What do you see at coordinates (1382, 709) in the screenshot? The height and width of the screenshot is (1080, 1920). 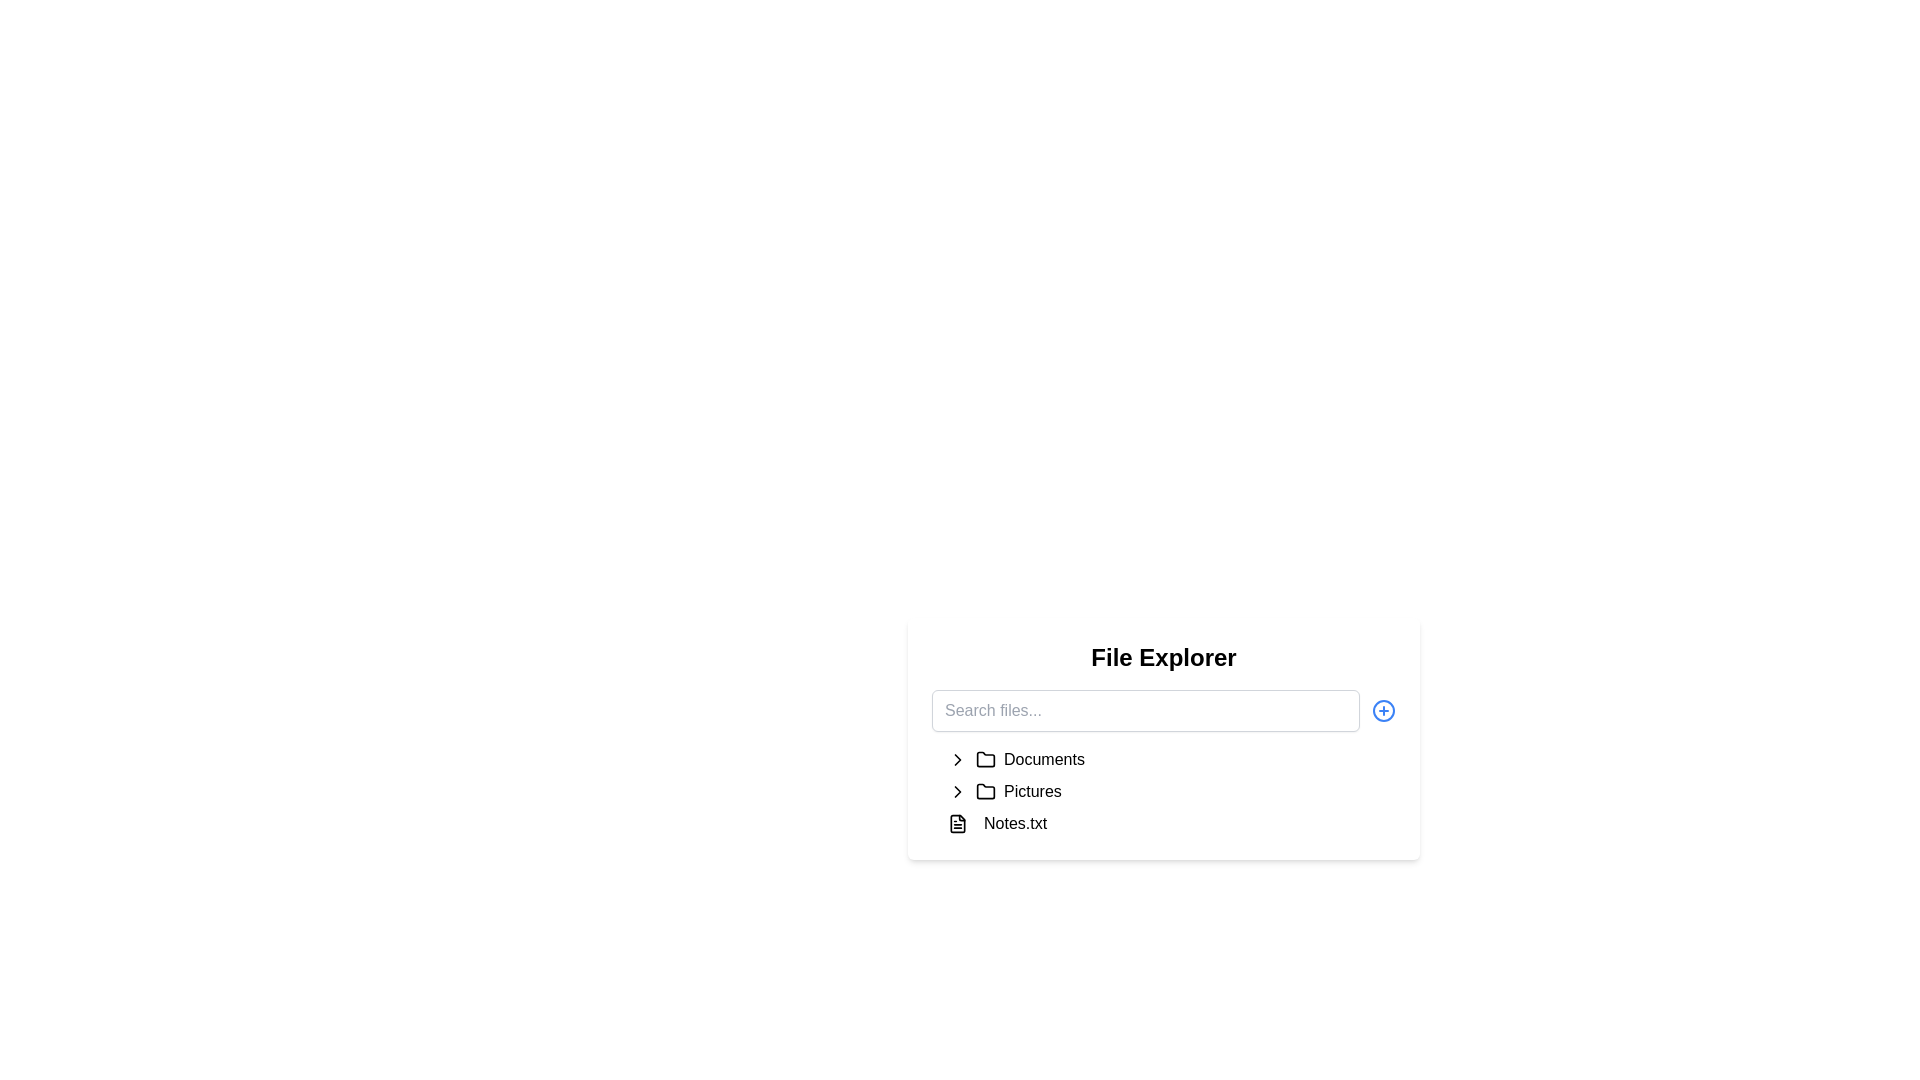 I see `the action trigger button located to the right of the 'Search files...' input field` at bounding box center [1382, 709].